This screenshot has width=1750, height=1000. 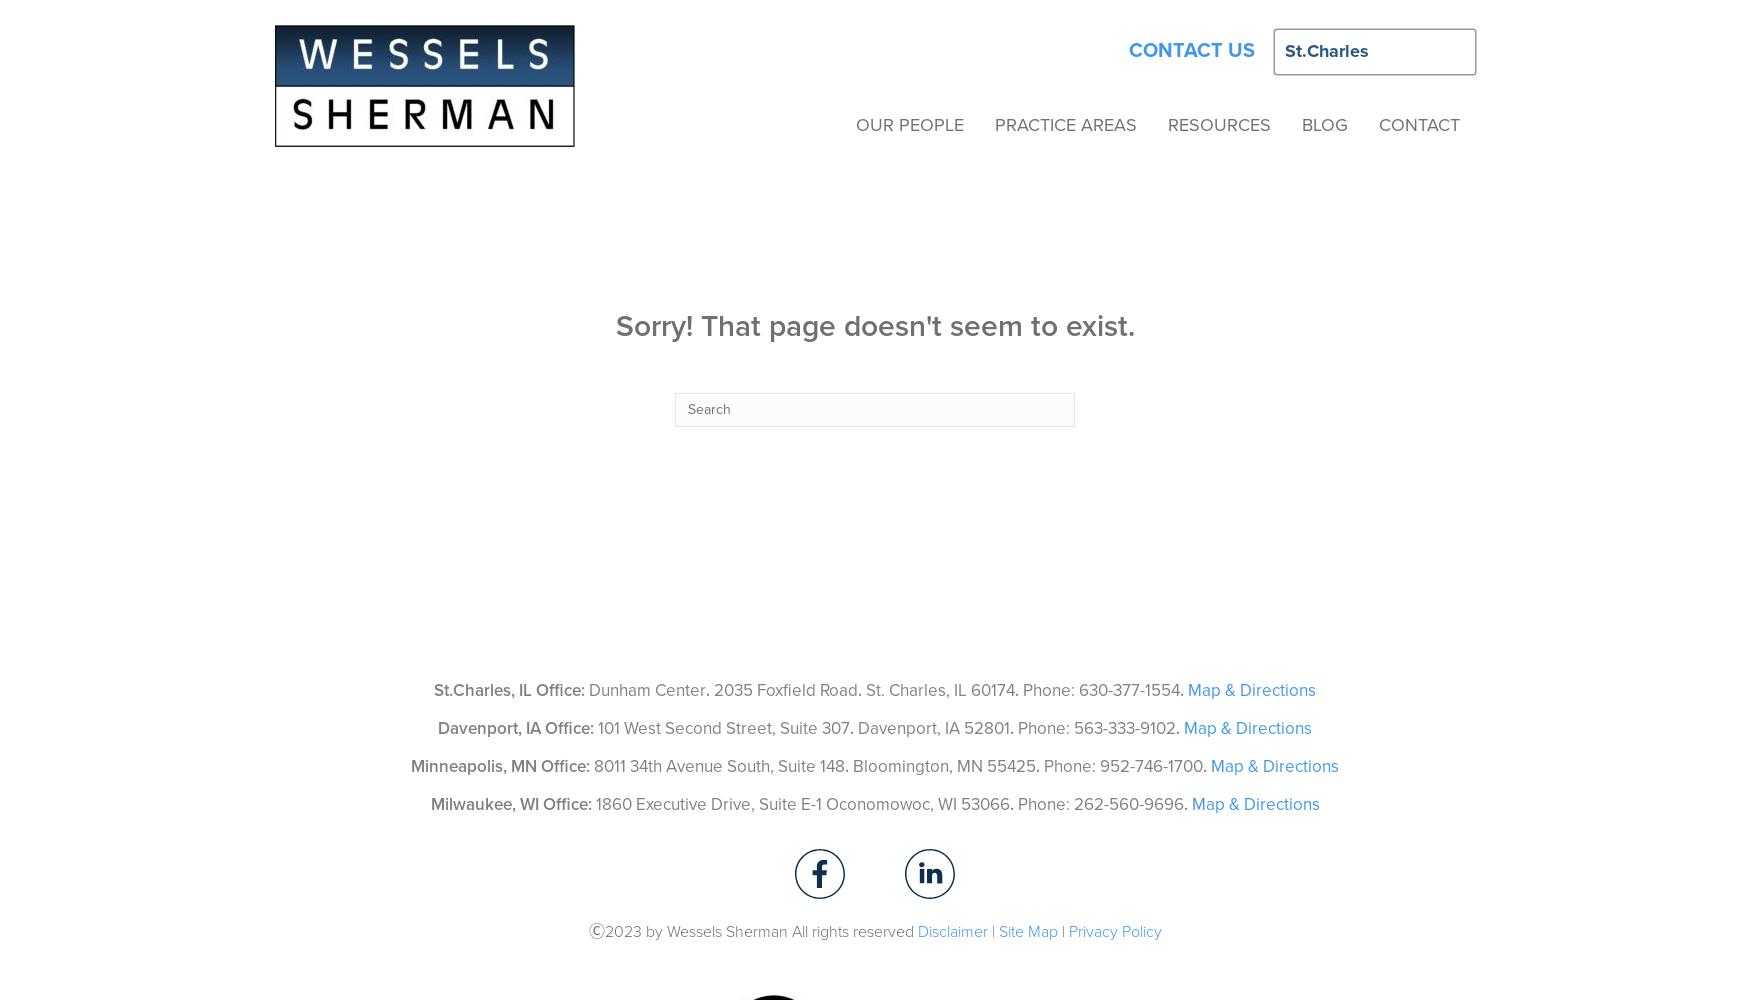 I want to click on 'Site Map', so click(x=1026, y=931).